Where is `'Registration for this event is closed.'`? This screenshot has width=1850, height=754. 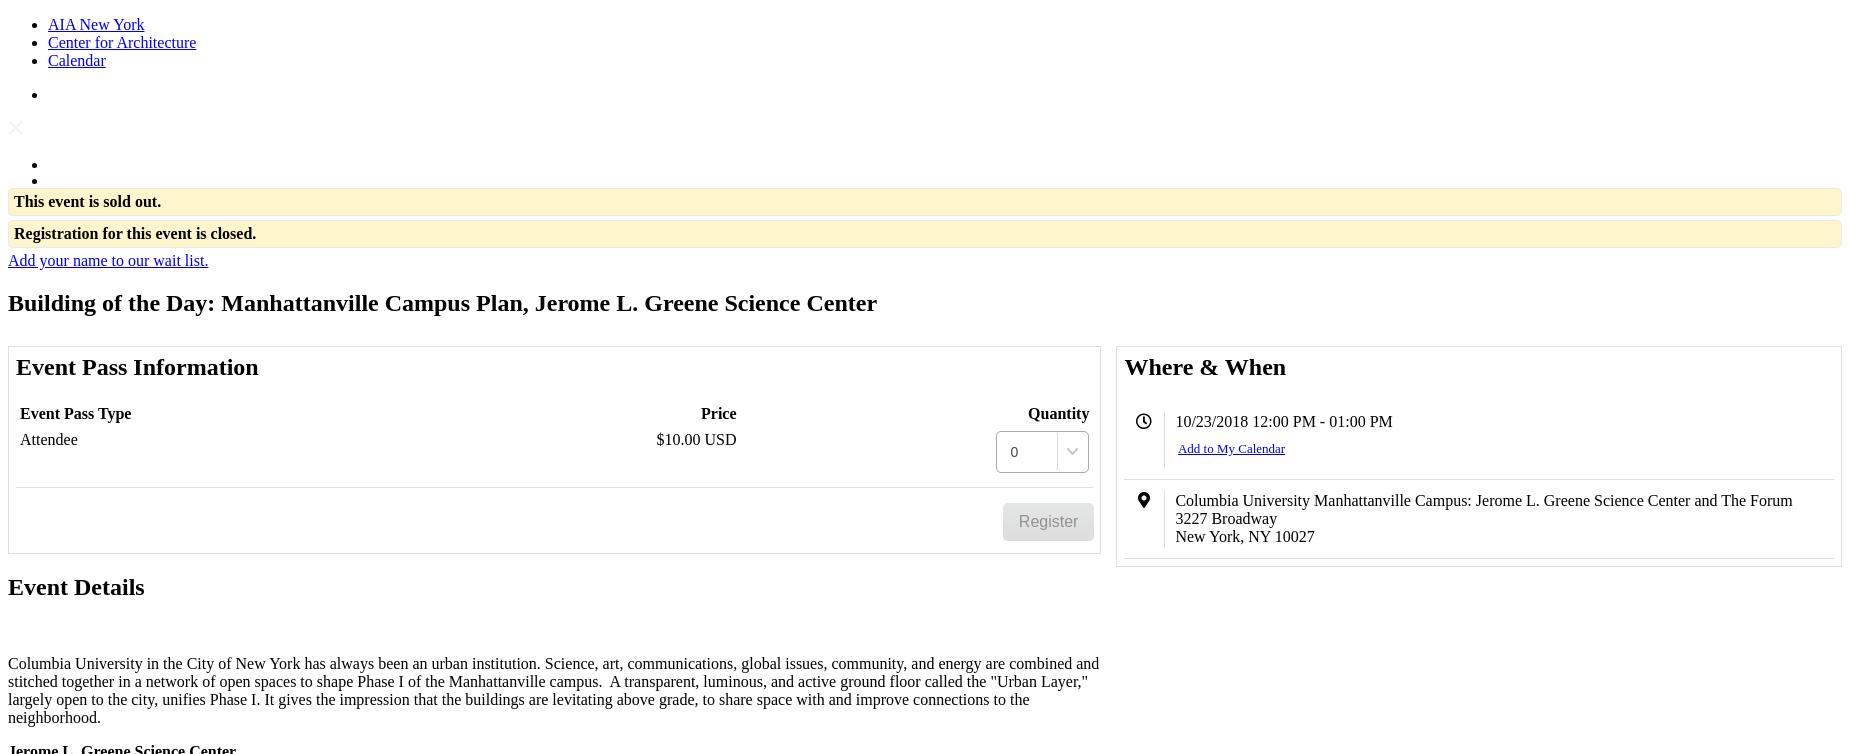 'Registration for this event is closed.' is located at coordinates (134, 232).